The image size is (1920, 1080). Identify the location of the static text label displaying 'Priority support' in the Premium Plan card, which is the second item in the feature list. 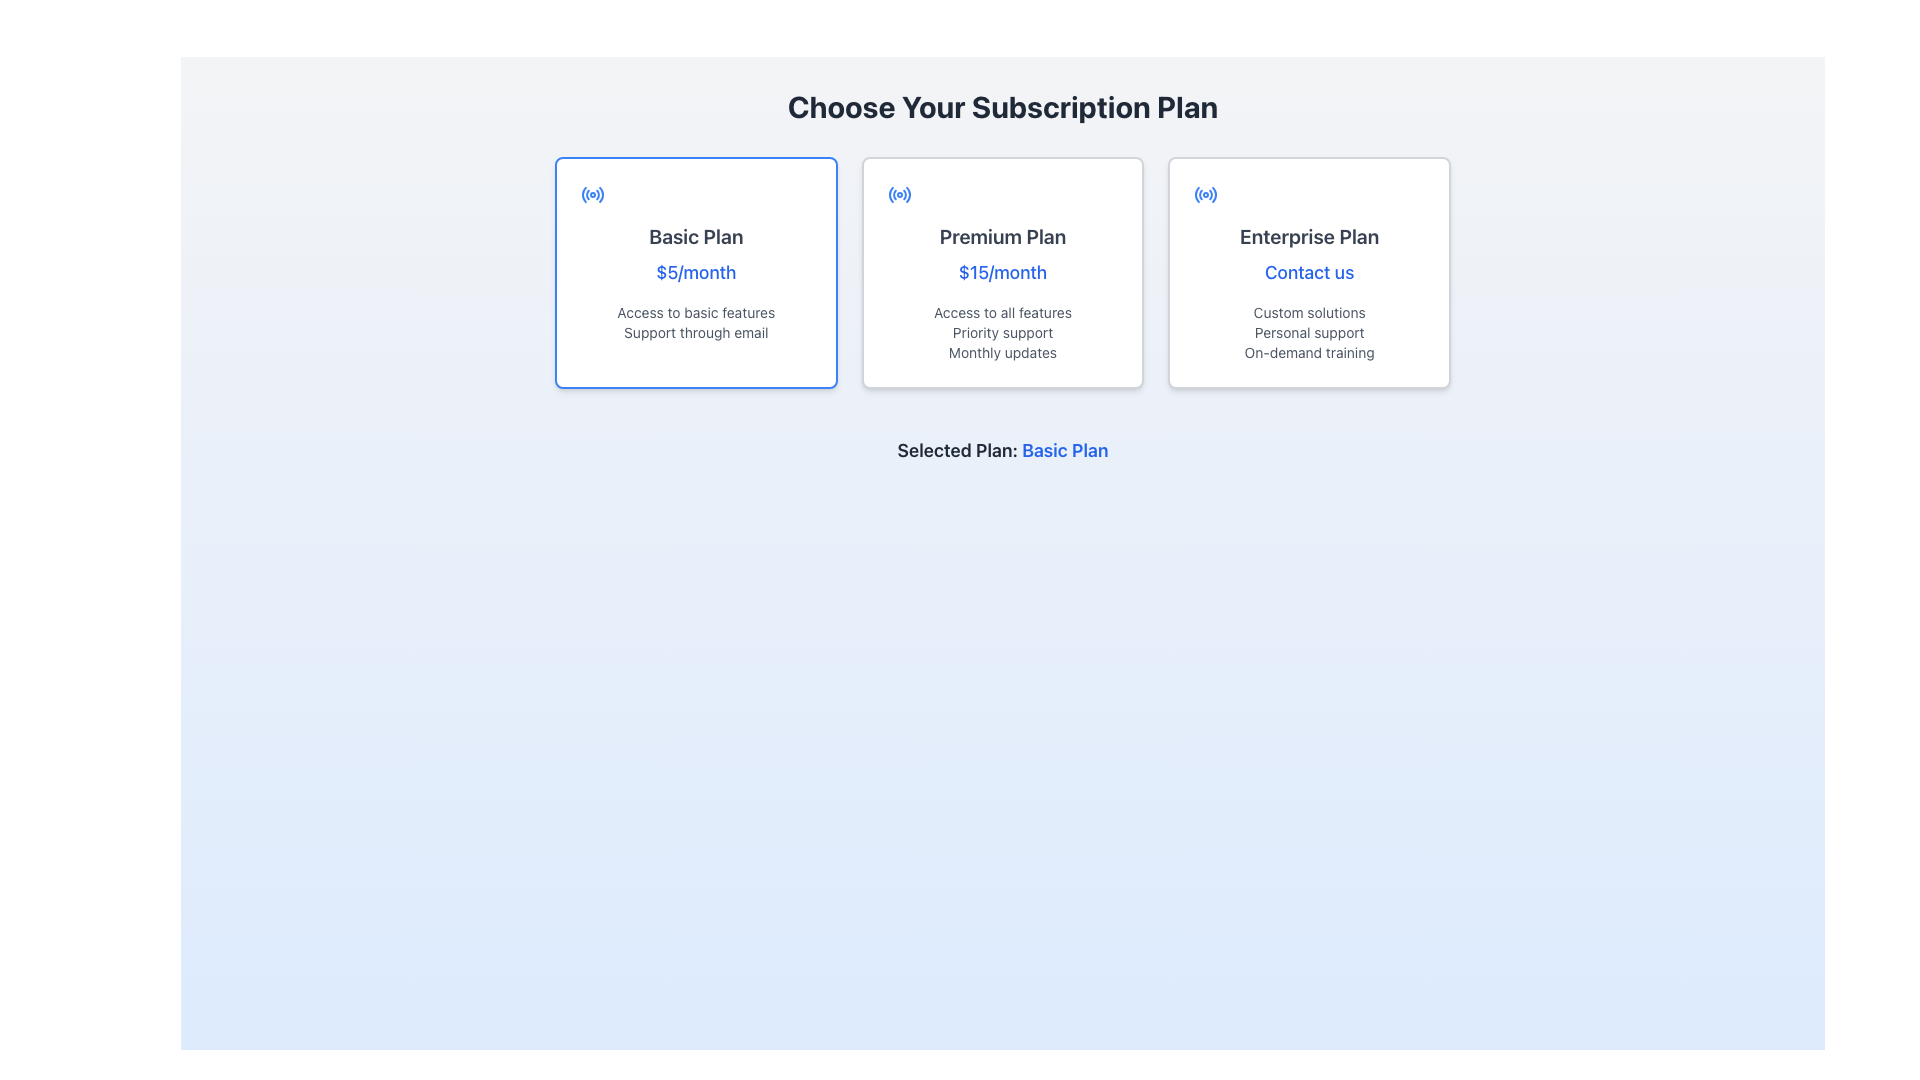
(1003, 331).